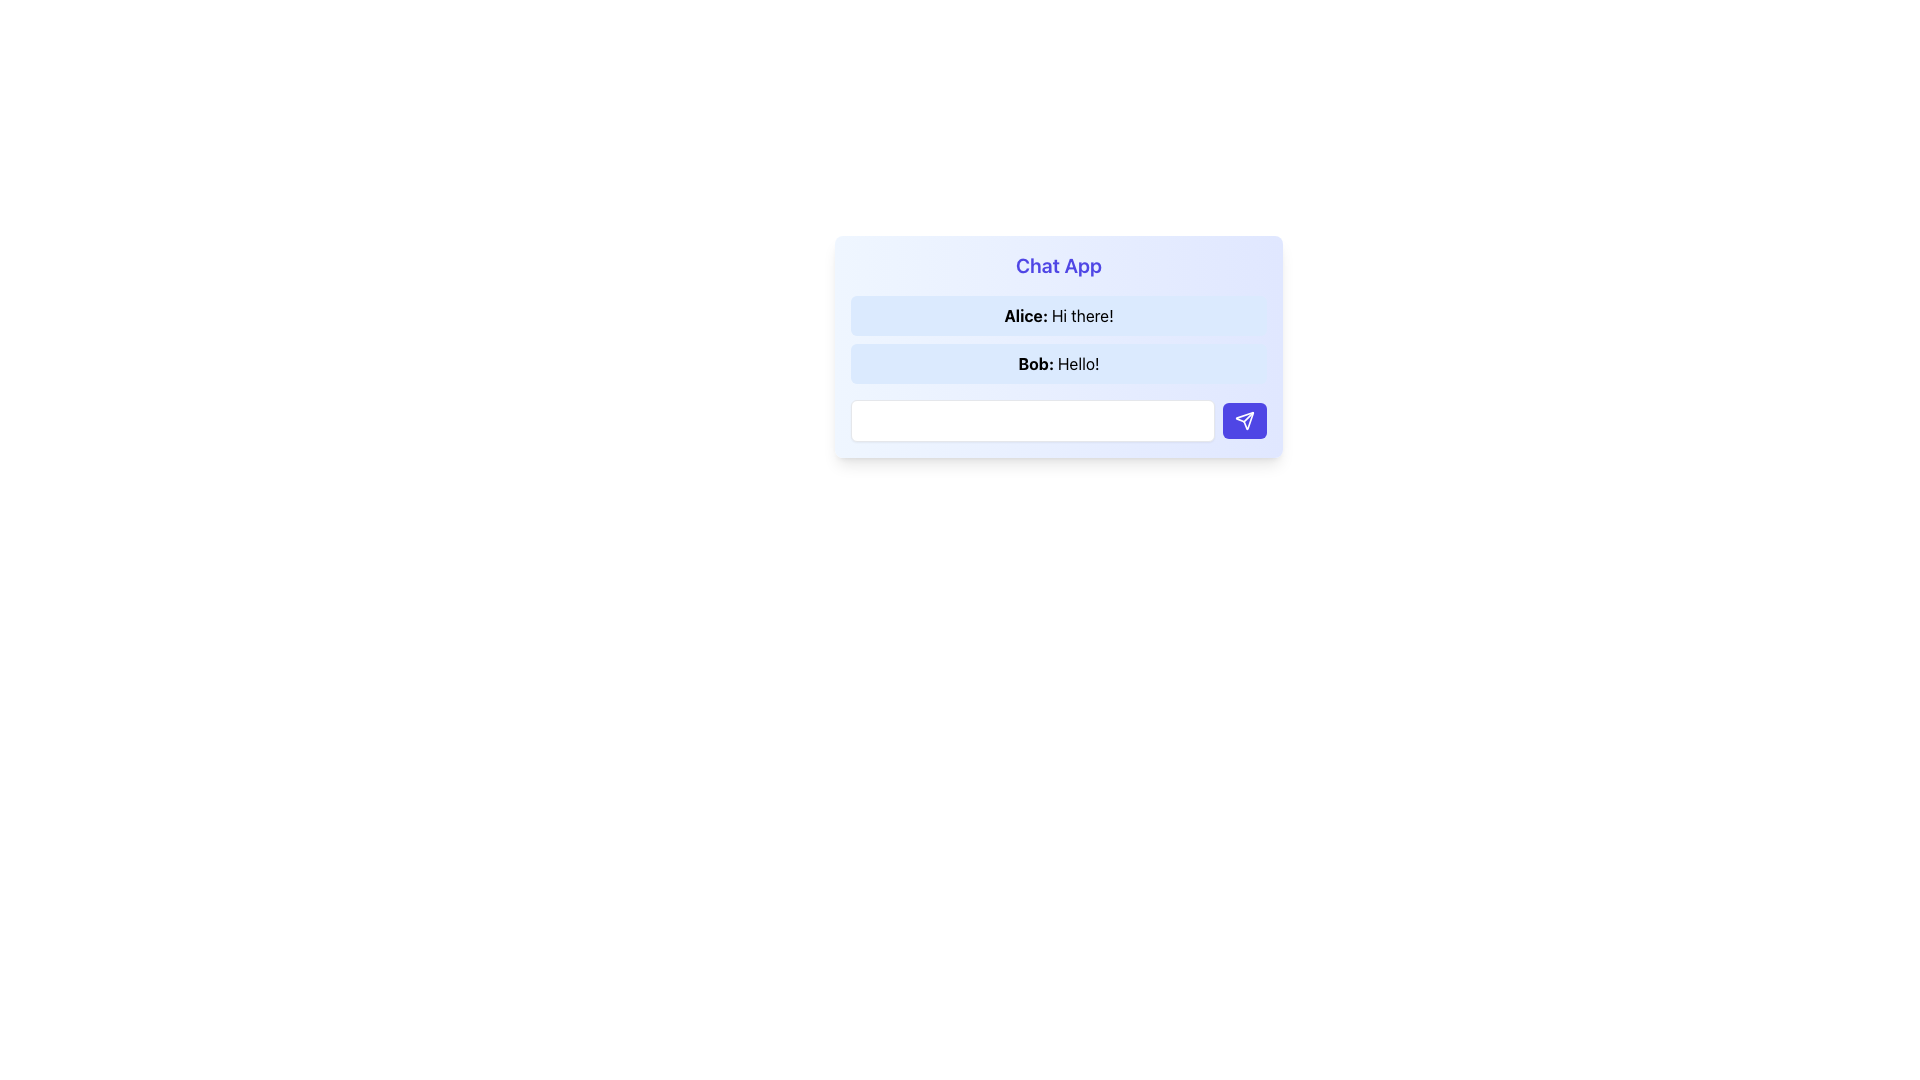  I want to click on the first chat message display element that presents the sender's name and their message to interact with it, assuming functionality is added, so click(1058, 315).